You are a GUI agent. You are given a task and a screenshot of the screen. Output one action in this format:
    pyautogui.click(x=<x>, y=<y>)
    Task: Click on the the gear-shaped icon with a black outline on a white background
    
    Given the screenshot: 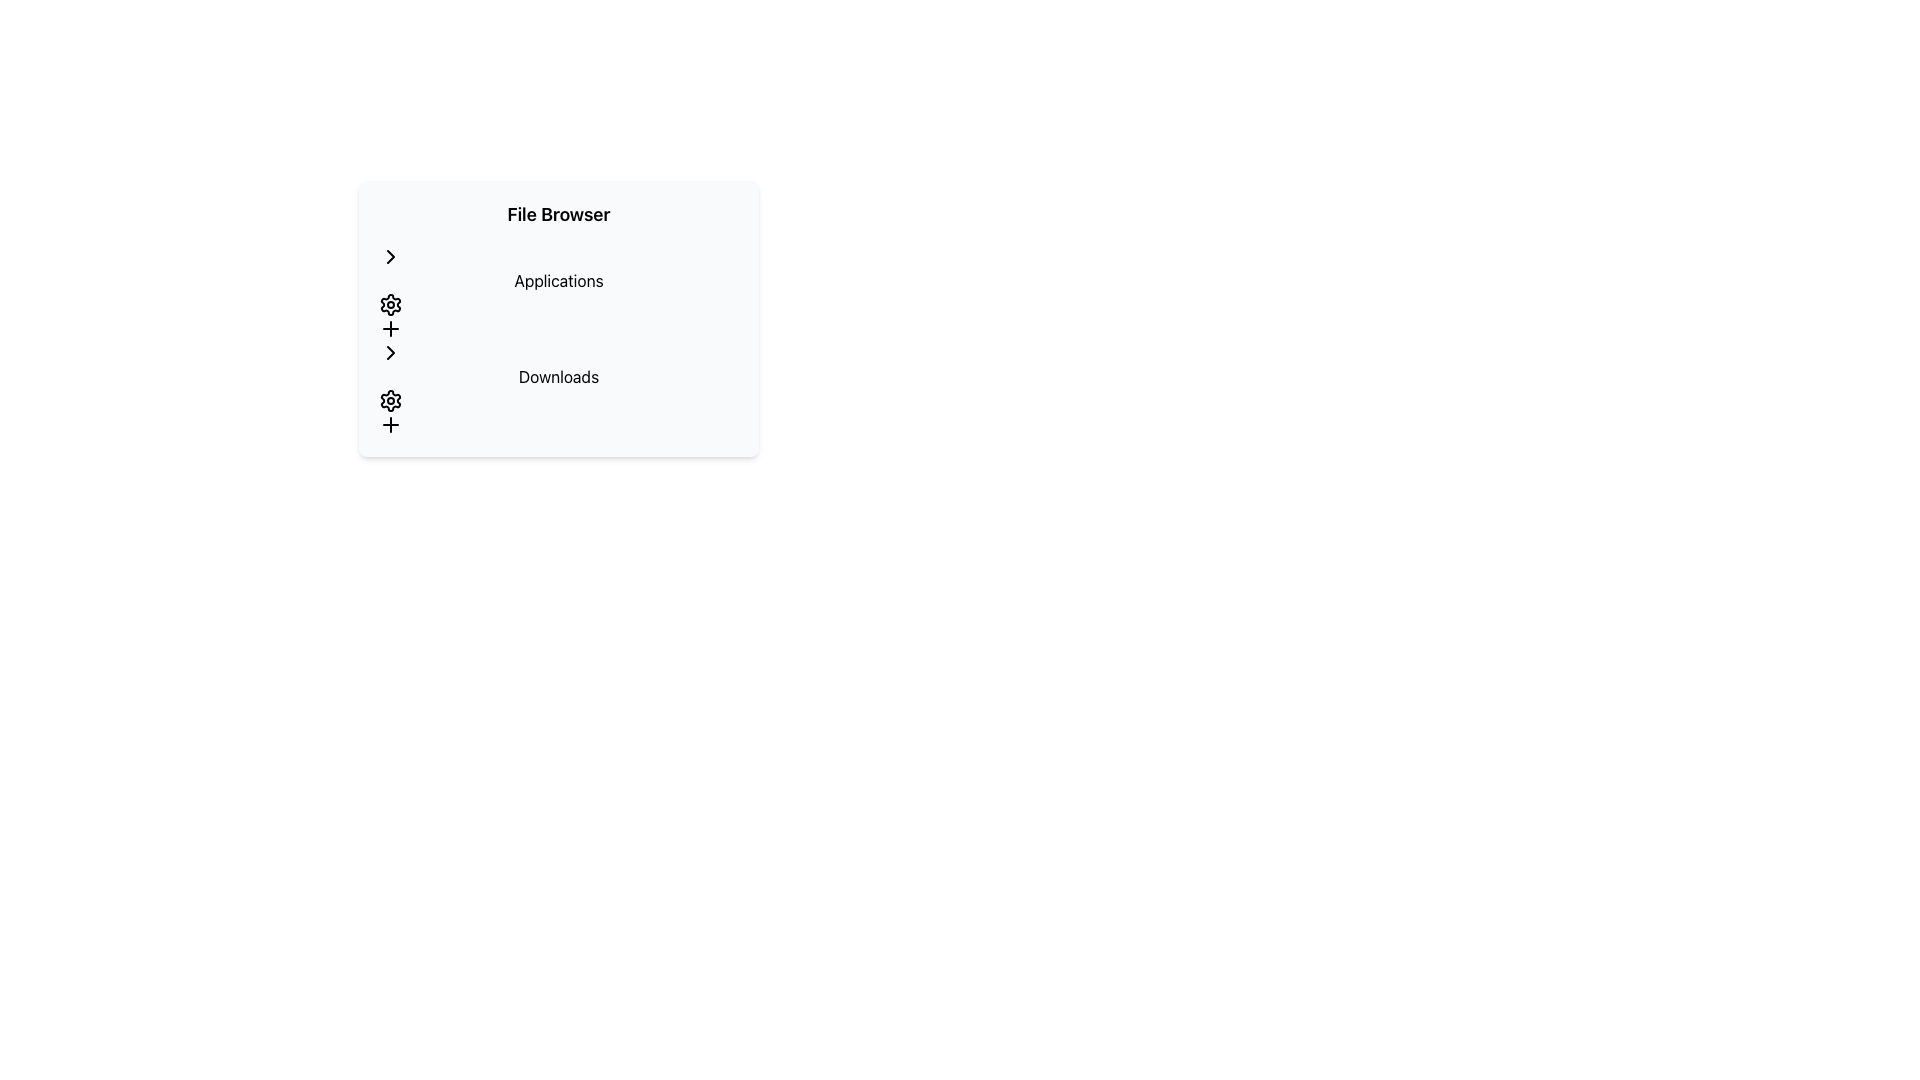 What is the action you would take?
    pyautogui.click(x=390, y=401)
    